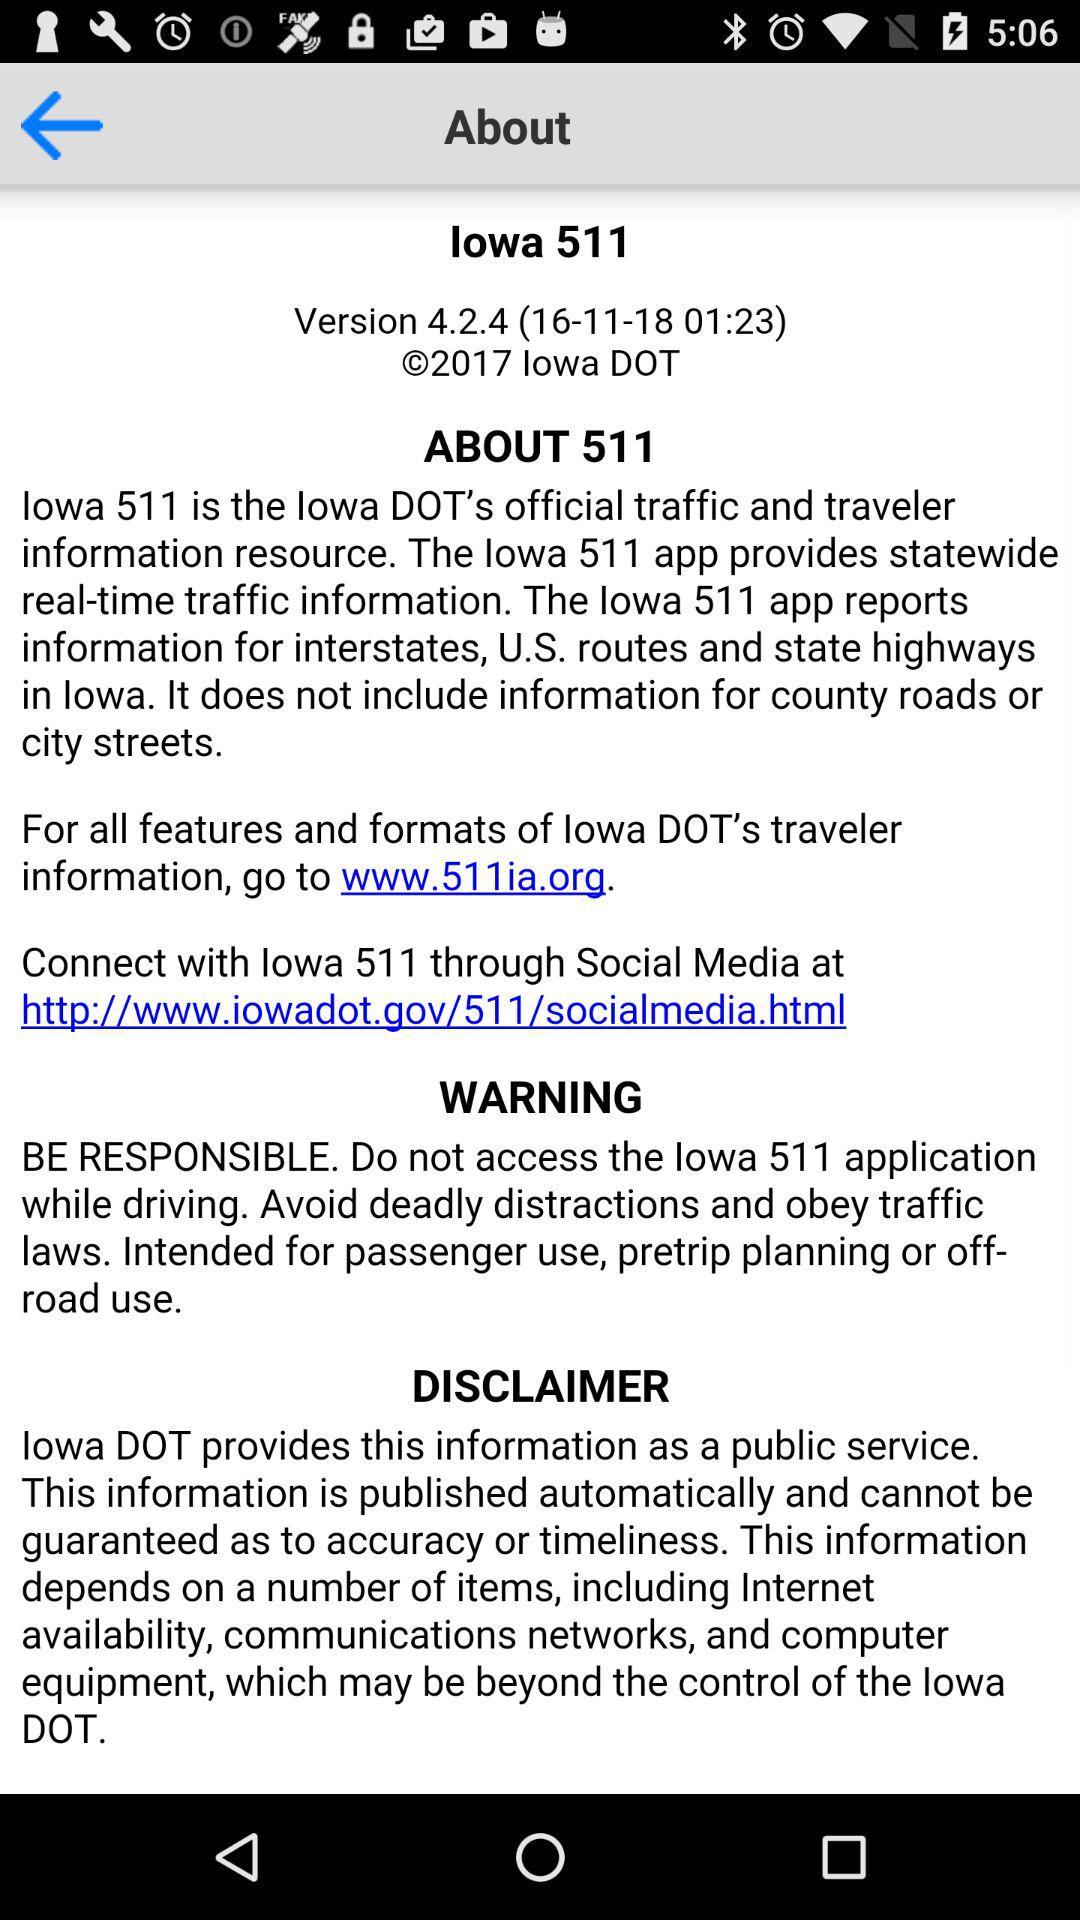 The width and height of the screenshot is (1080, 1920). What do you see at coordinates (50, 124) in the screenshot?
I see `backword option` at bounding box center [50, 124].